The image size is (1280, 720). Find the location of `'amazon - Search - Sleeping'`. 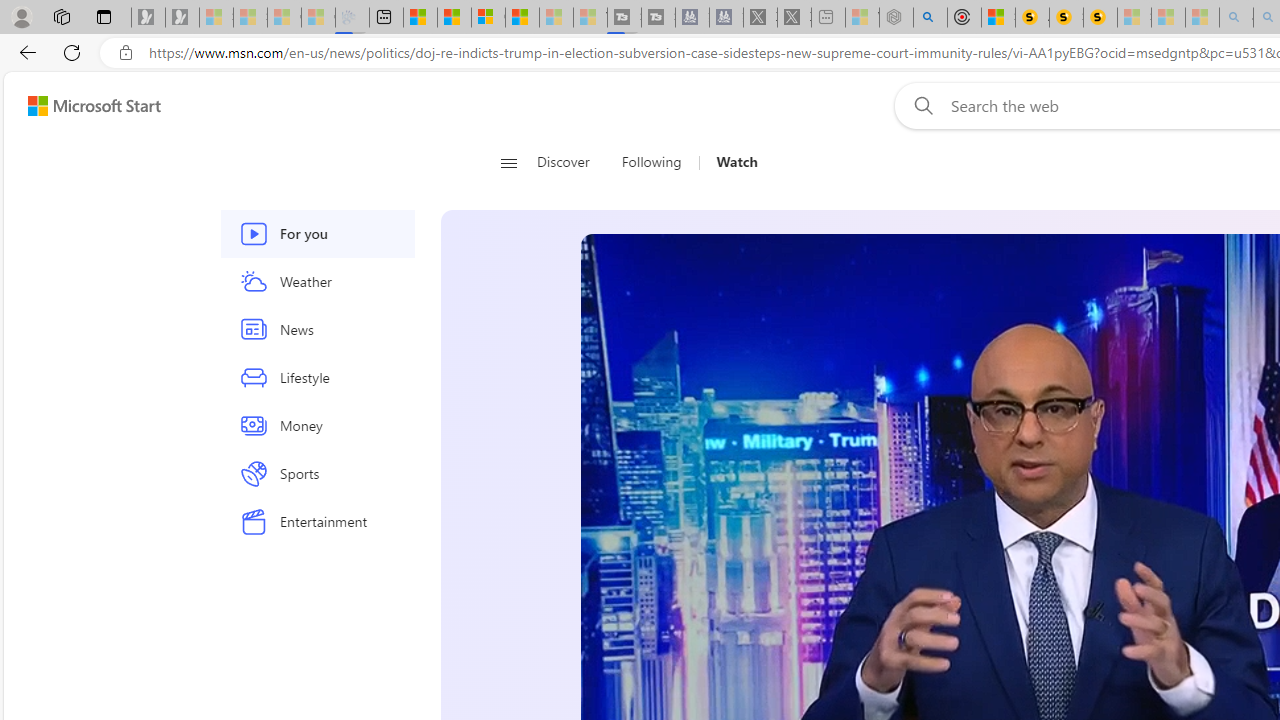

'amazon - Search - Sleeping' is located at coordinates (1235, 17).